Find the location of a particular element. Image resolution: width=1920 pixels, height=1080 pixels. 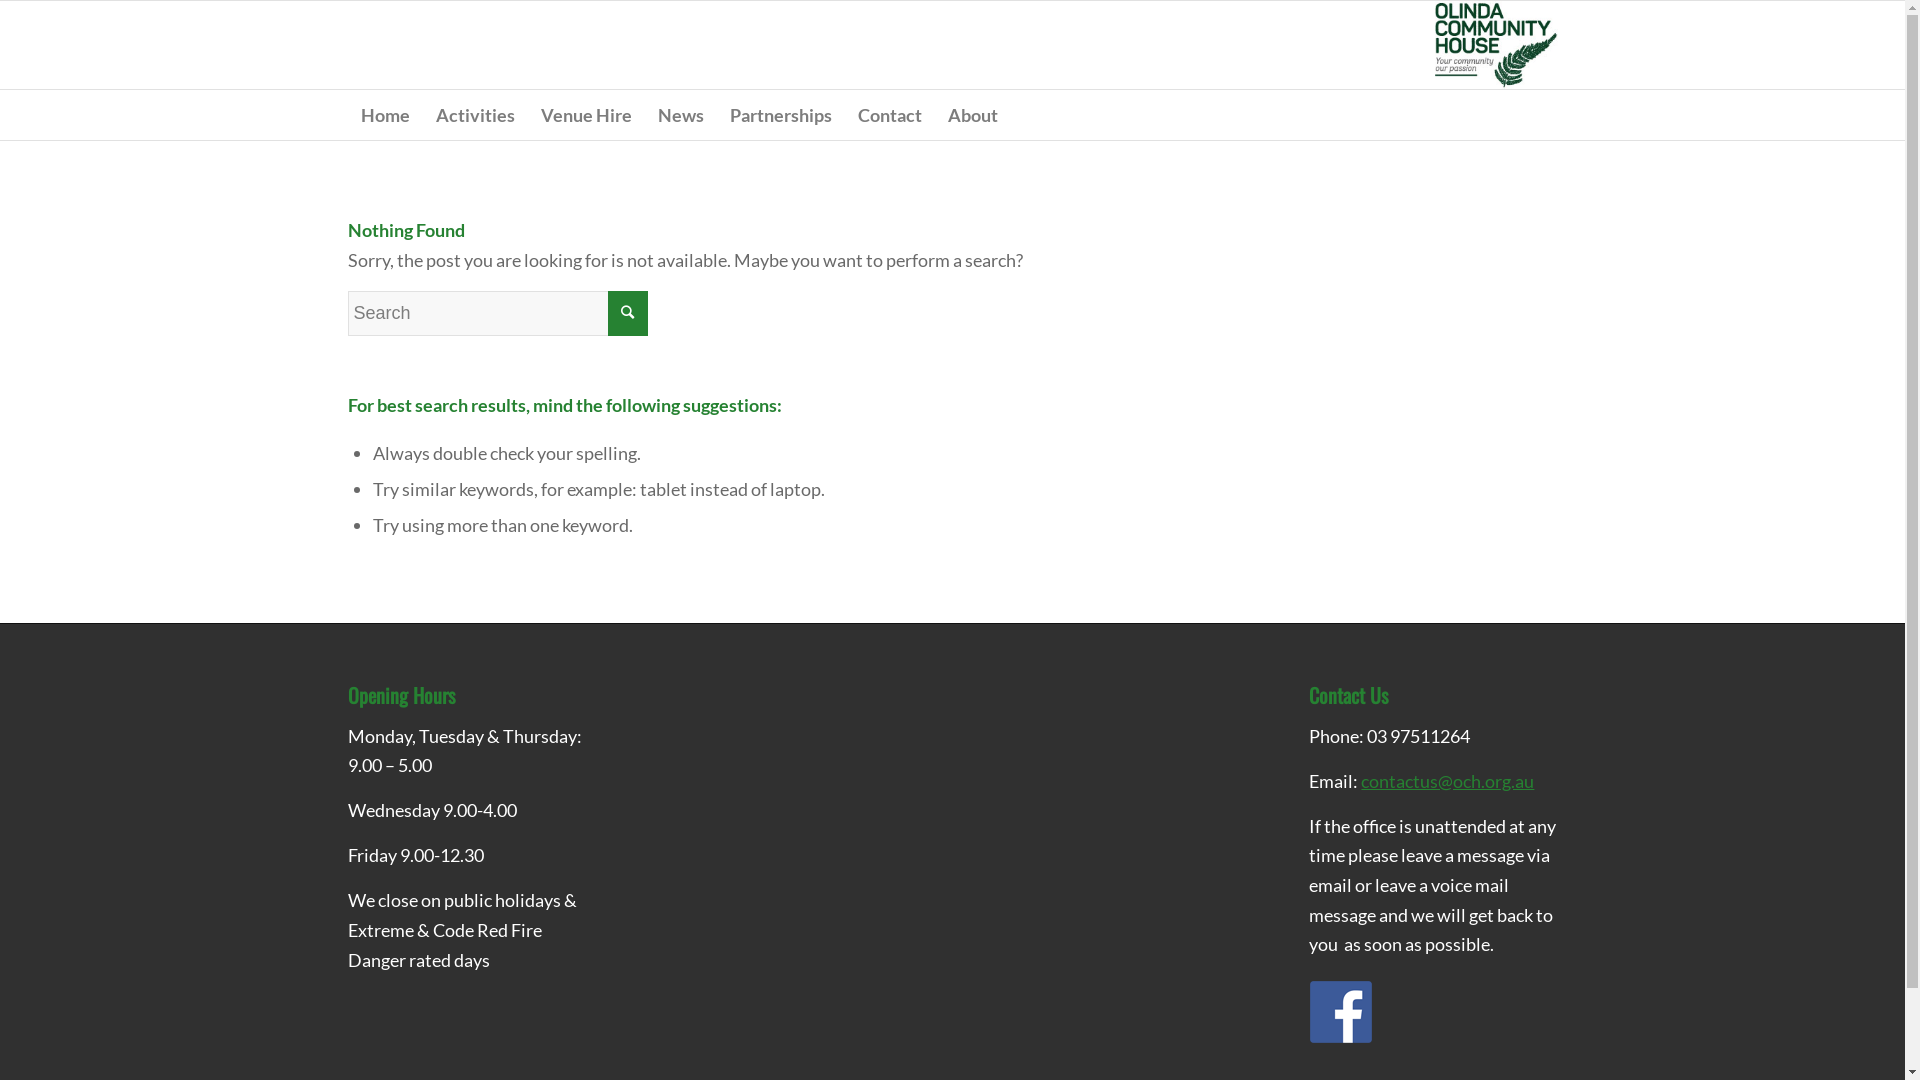

'Home' is located at coordinates (385, 115).